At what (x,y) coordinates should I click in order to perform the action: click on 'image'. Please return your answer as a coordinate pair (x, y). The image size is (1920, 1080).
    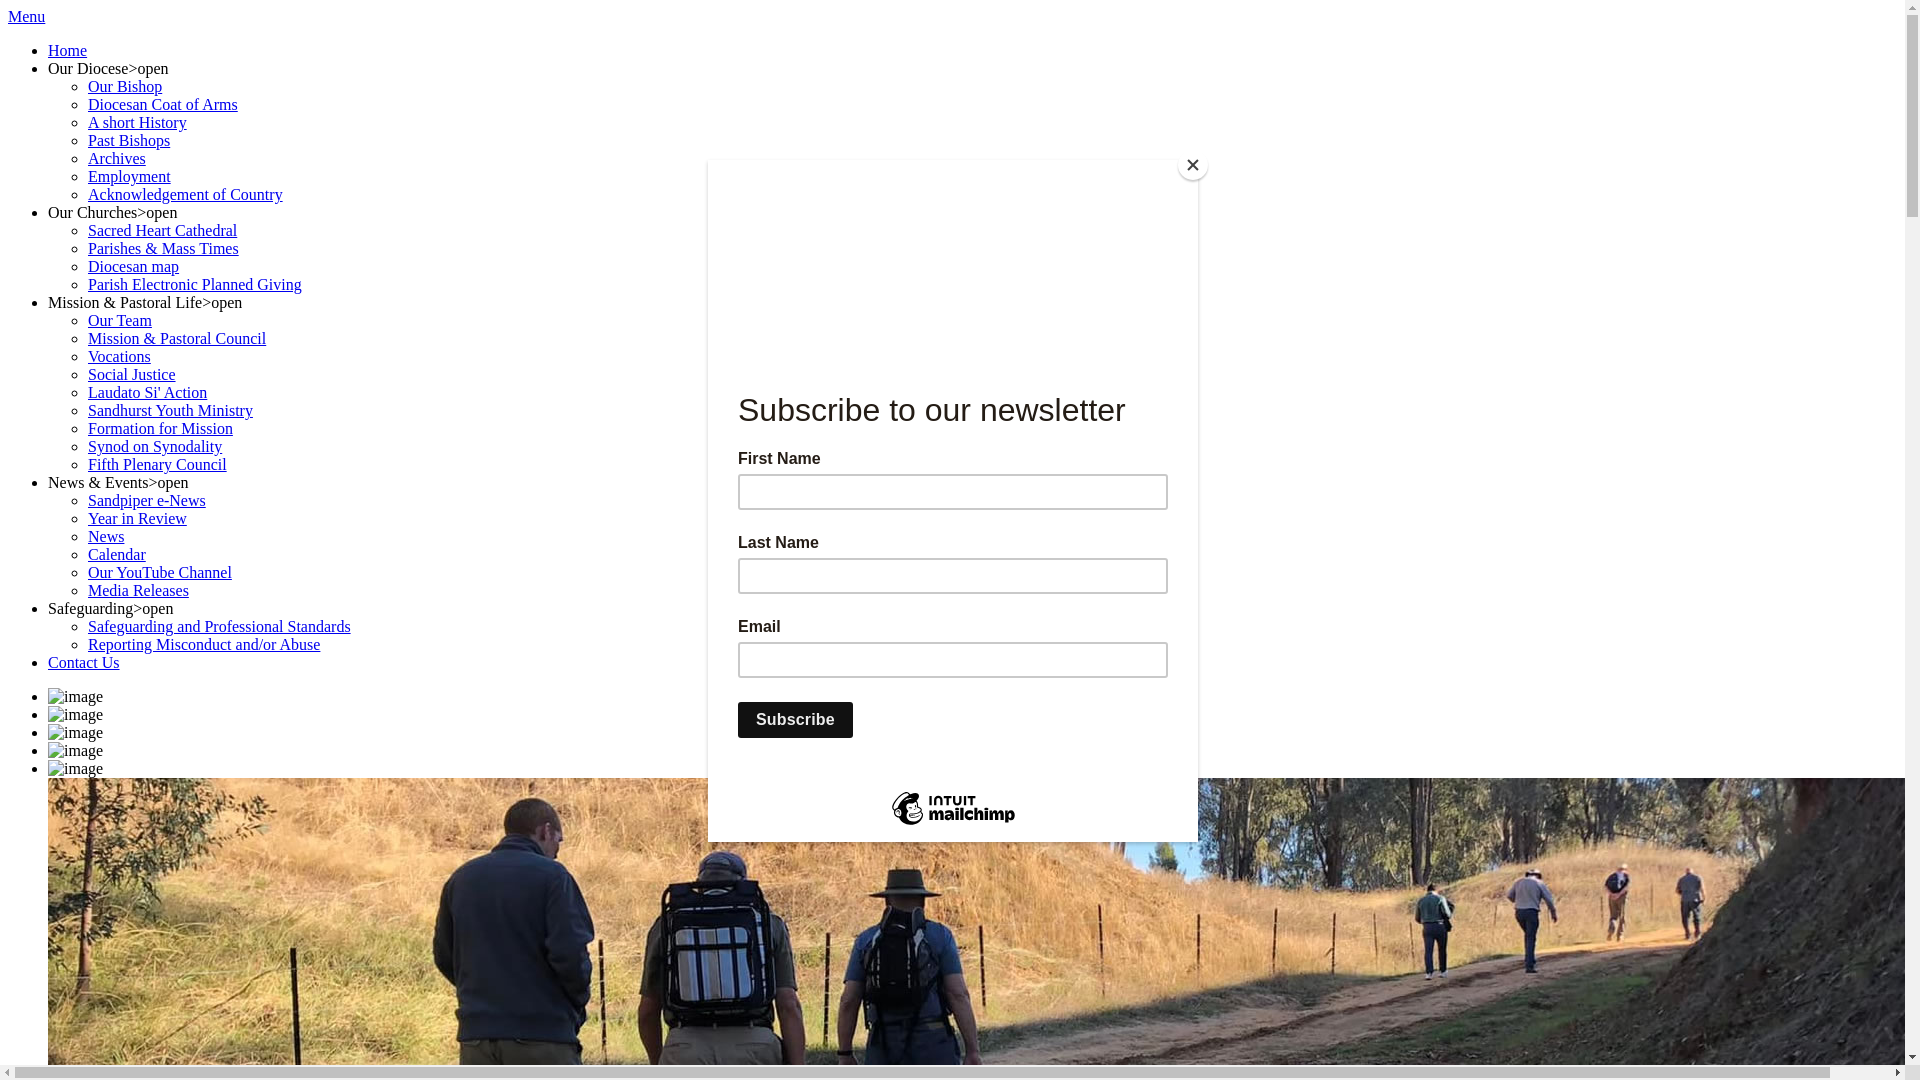
    Looking at the image, I should click on (75, 751).